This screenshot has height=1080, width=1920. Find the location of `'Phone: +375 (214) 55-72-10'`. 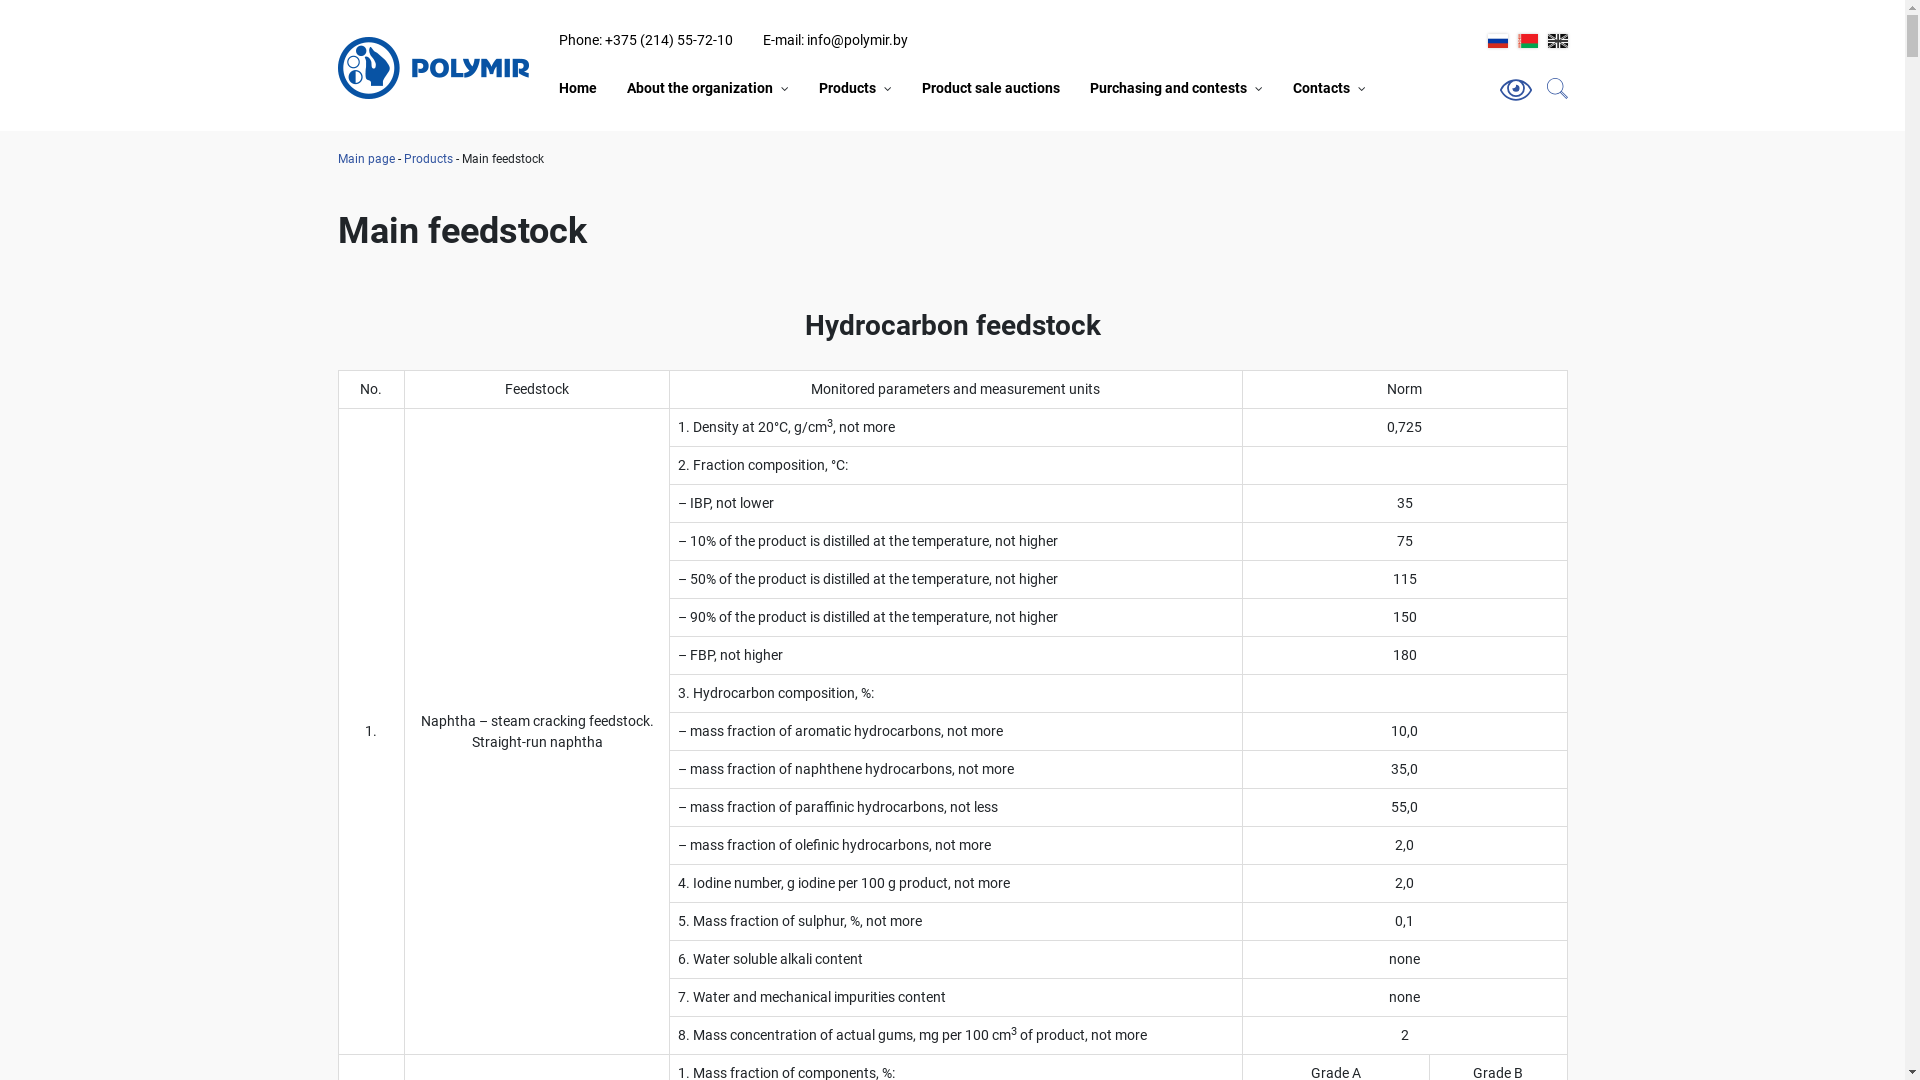

'Phone: +375 (214) 55-72-10' is located at coordinates (644, 39).